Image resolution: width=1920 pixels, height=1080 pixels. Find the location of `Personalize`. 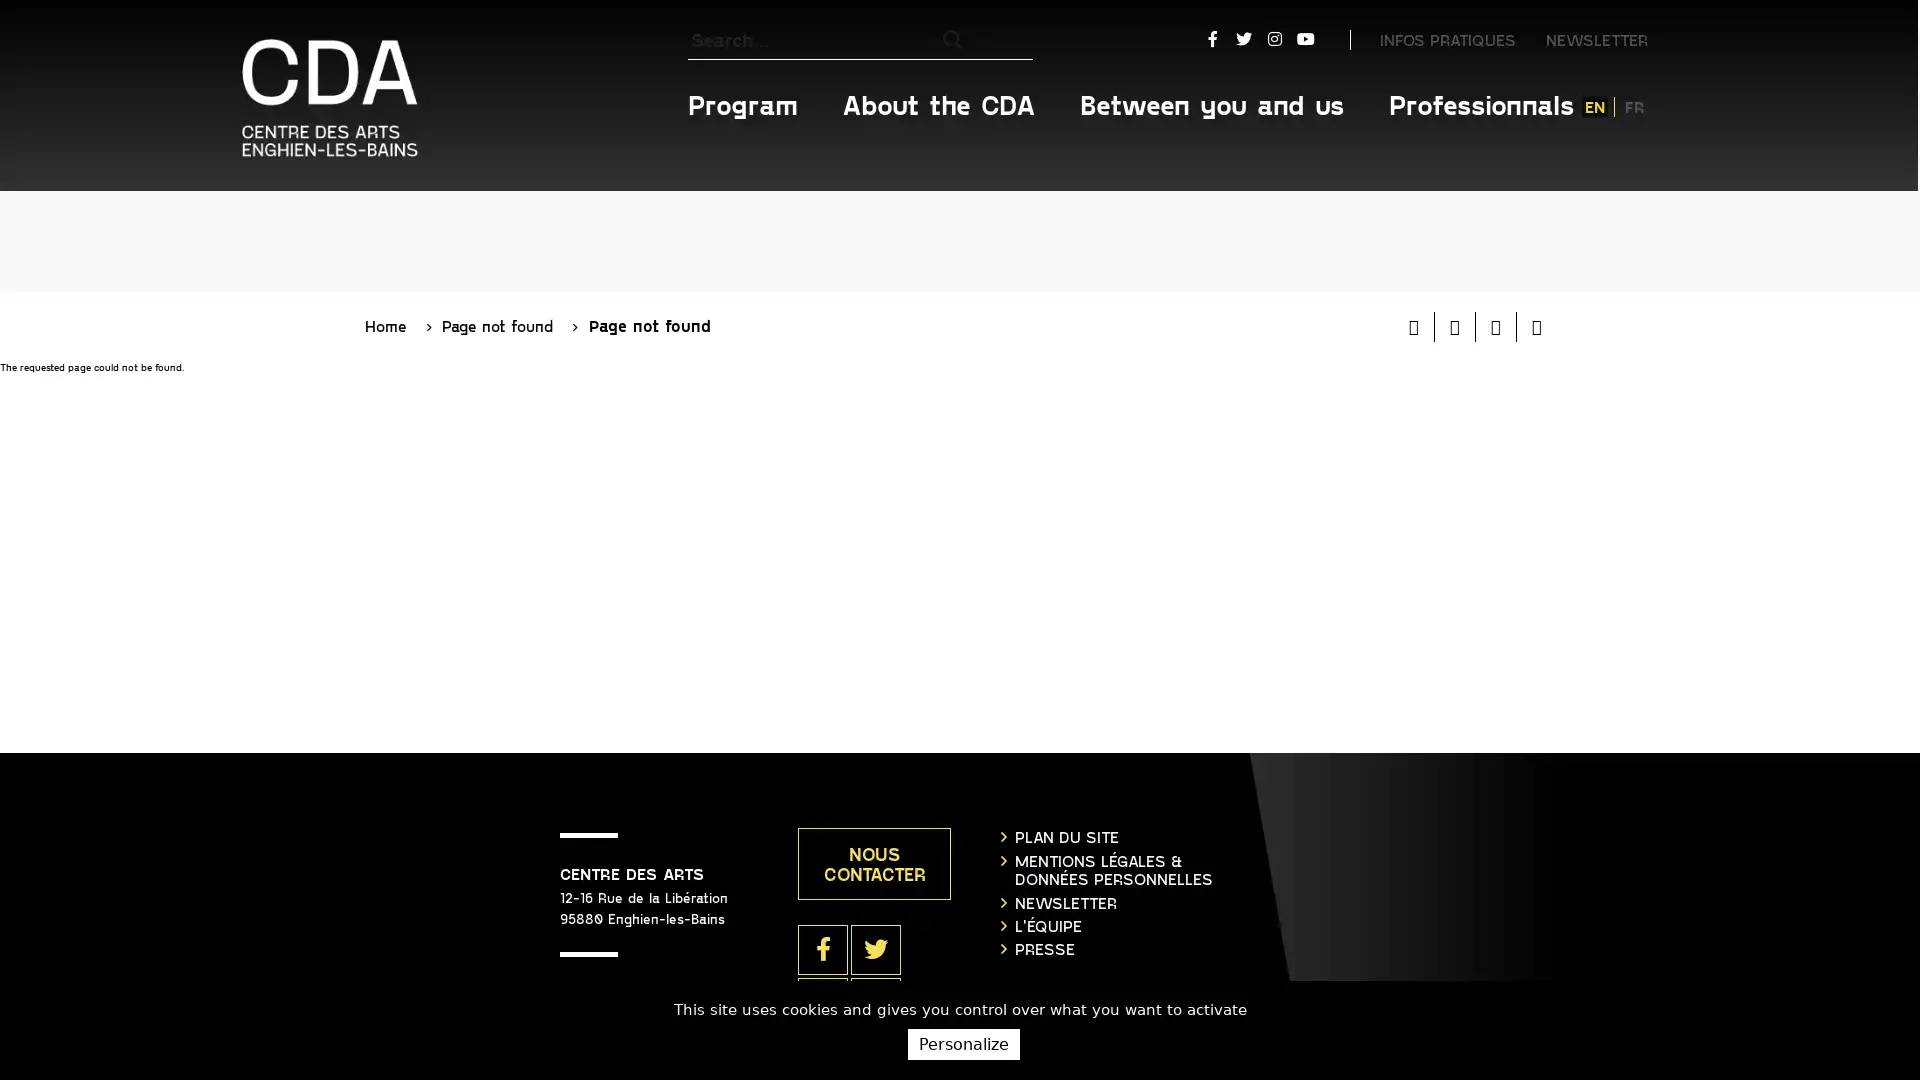

Personalize is located at coordinates (963, 1043).